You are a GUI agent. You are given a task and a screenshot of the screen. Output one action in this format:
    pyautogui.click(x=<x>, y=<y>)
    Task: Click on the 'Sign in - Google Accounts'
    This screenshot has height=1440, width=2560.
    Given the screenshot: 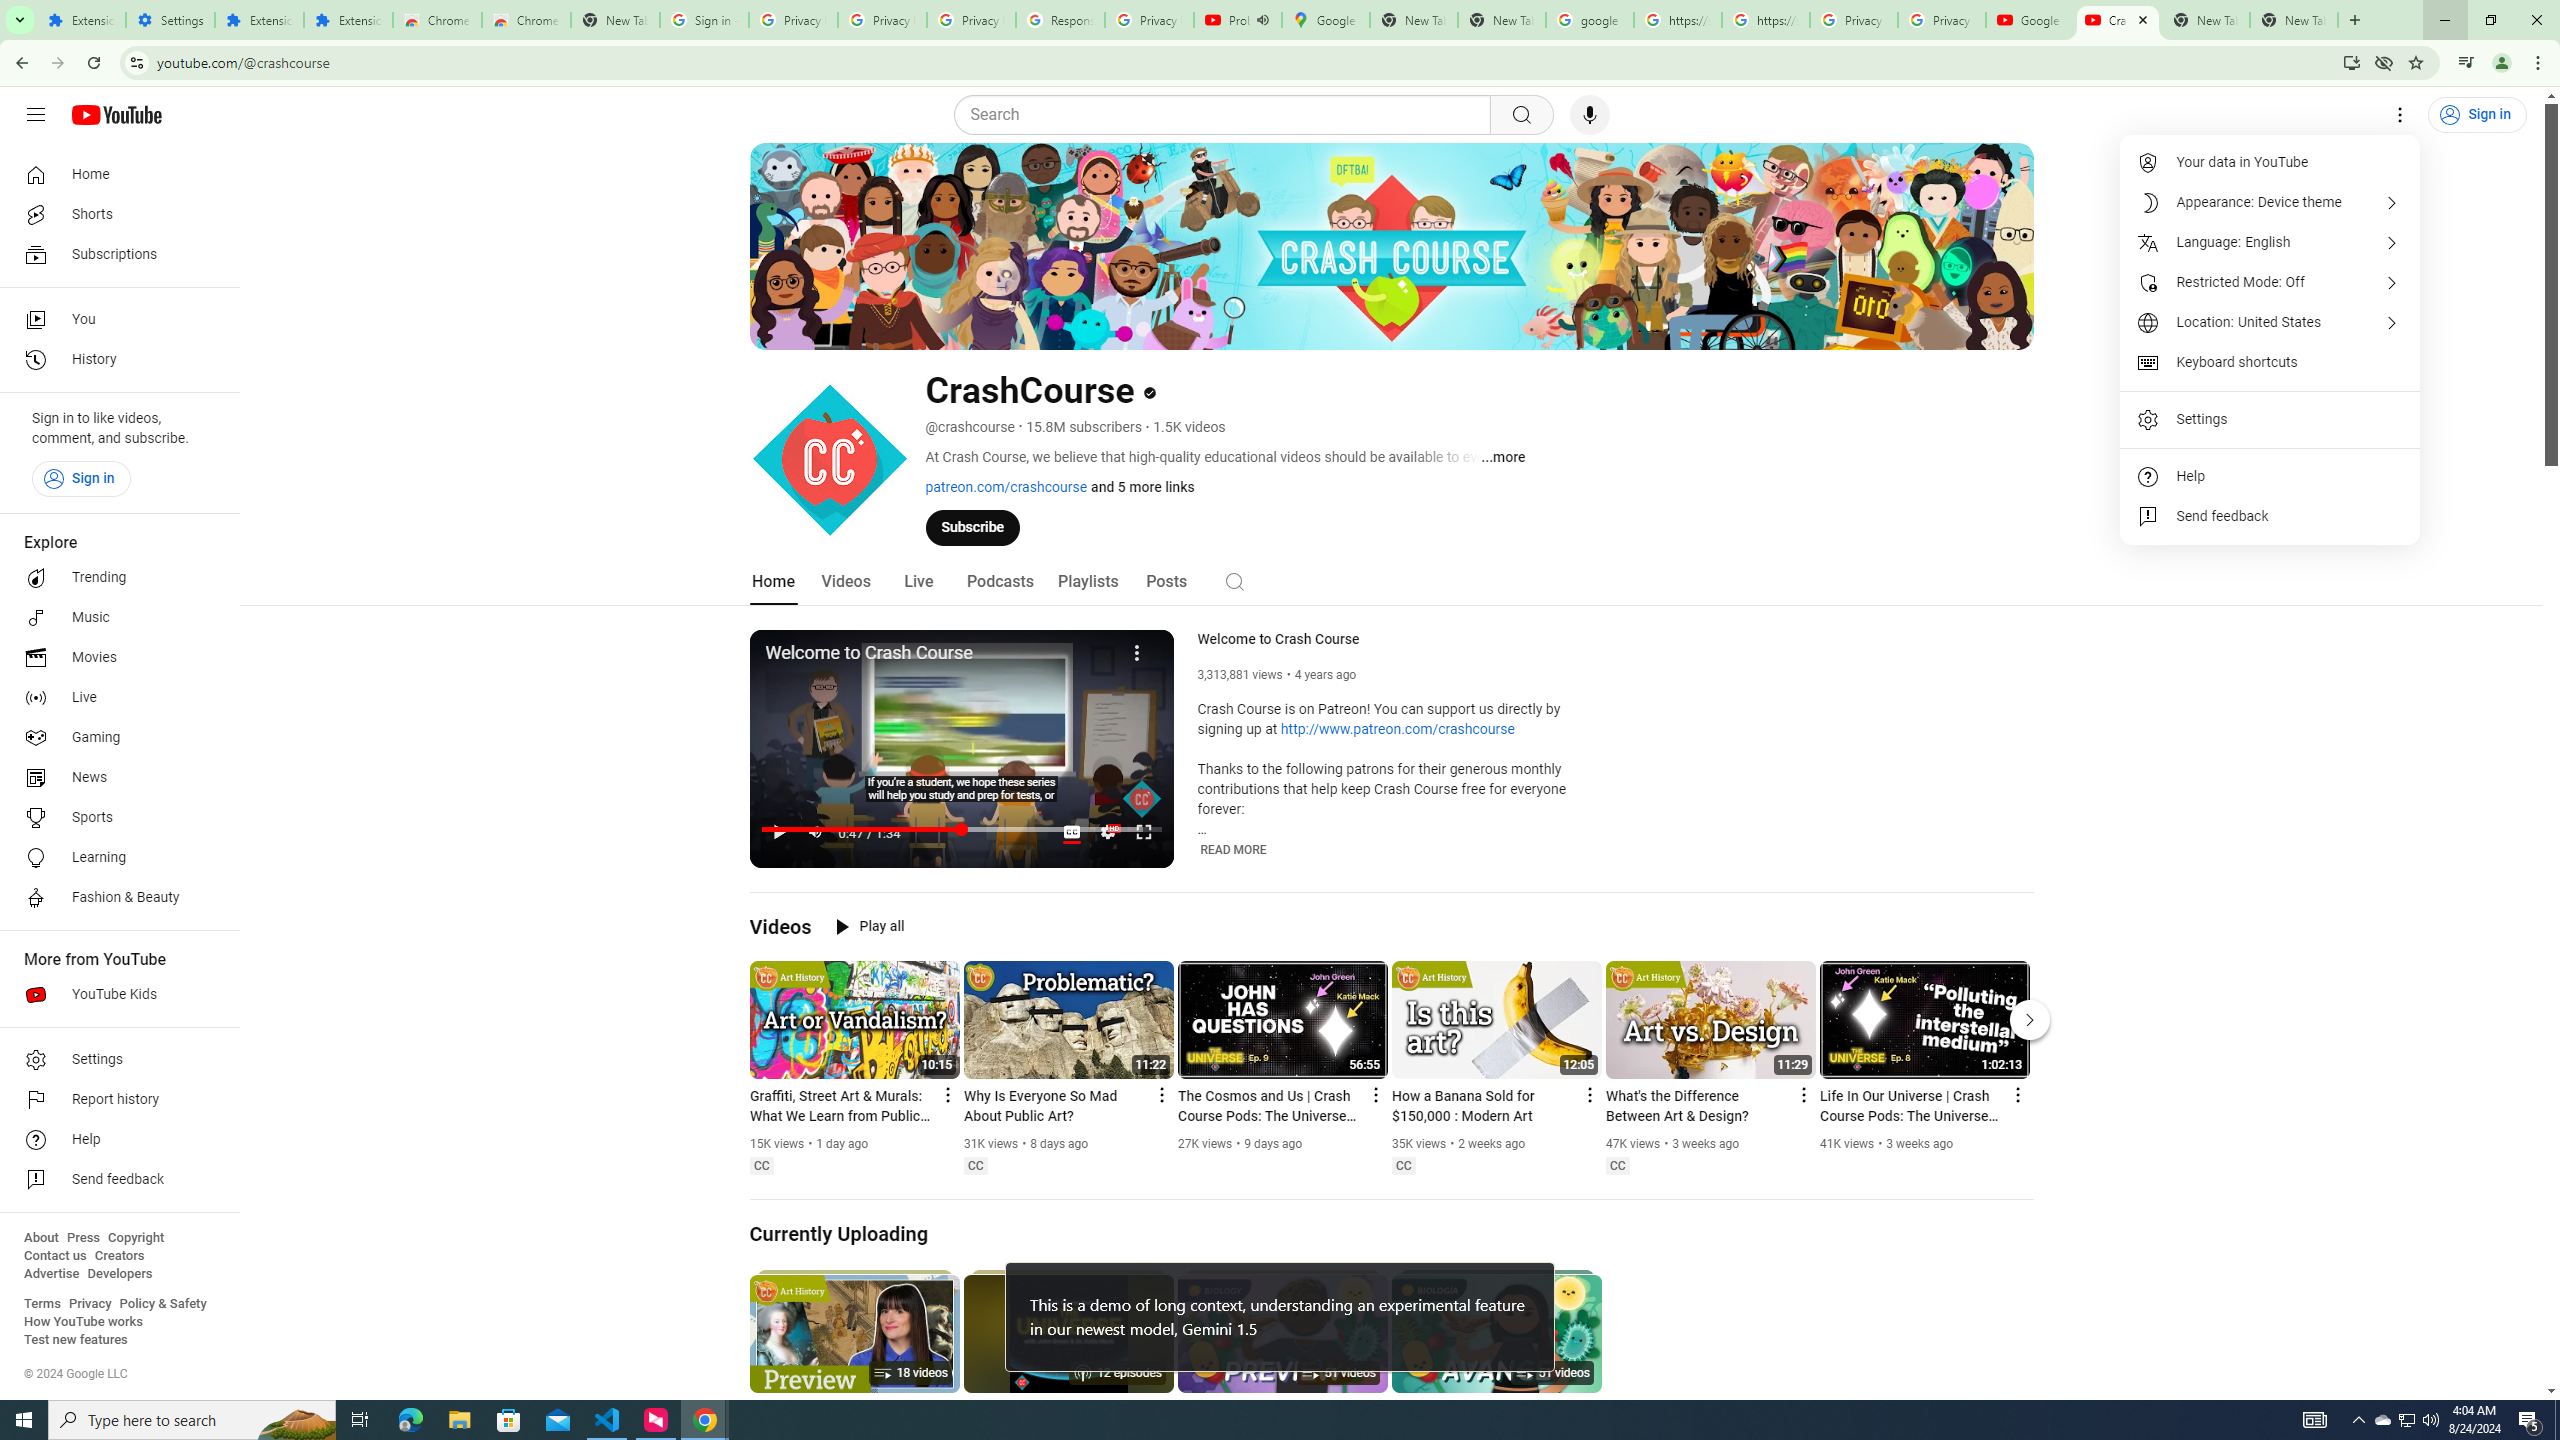 What is the action you would take?
    pyautogui.click(x=704, y=19)
    